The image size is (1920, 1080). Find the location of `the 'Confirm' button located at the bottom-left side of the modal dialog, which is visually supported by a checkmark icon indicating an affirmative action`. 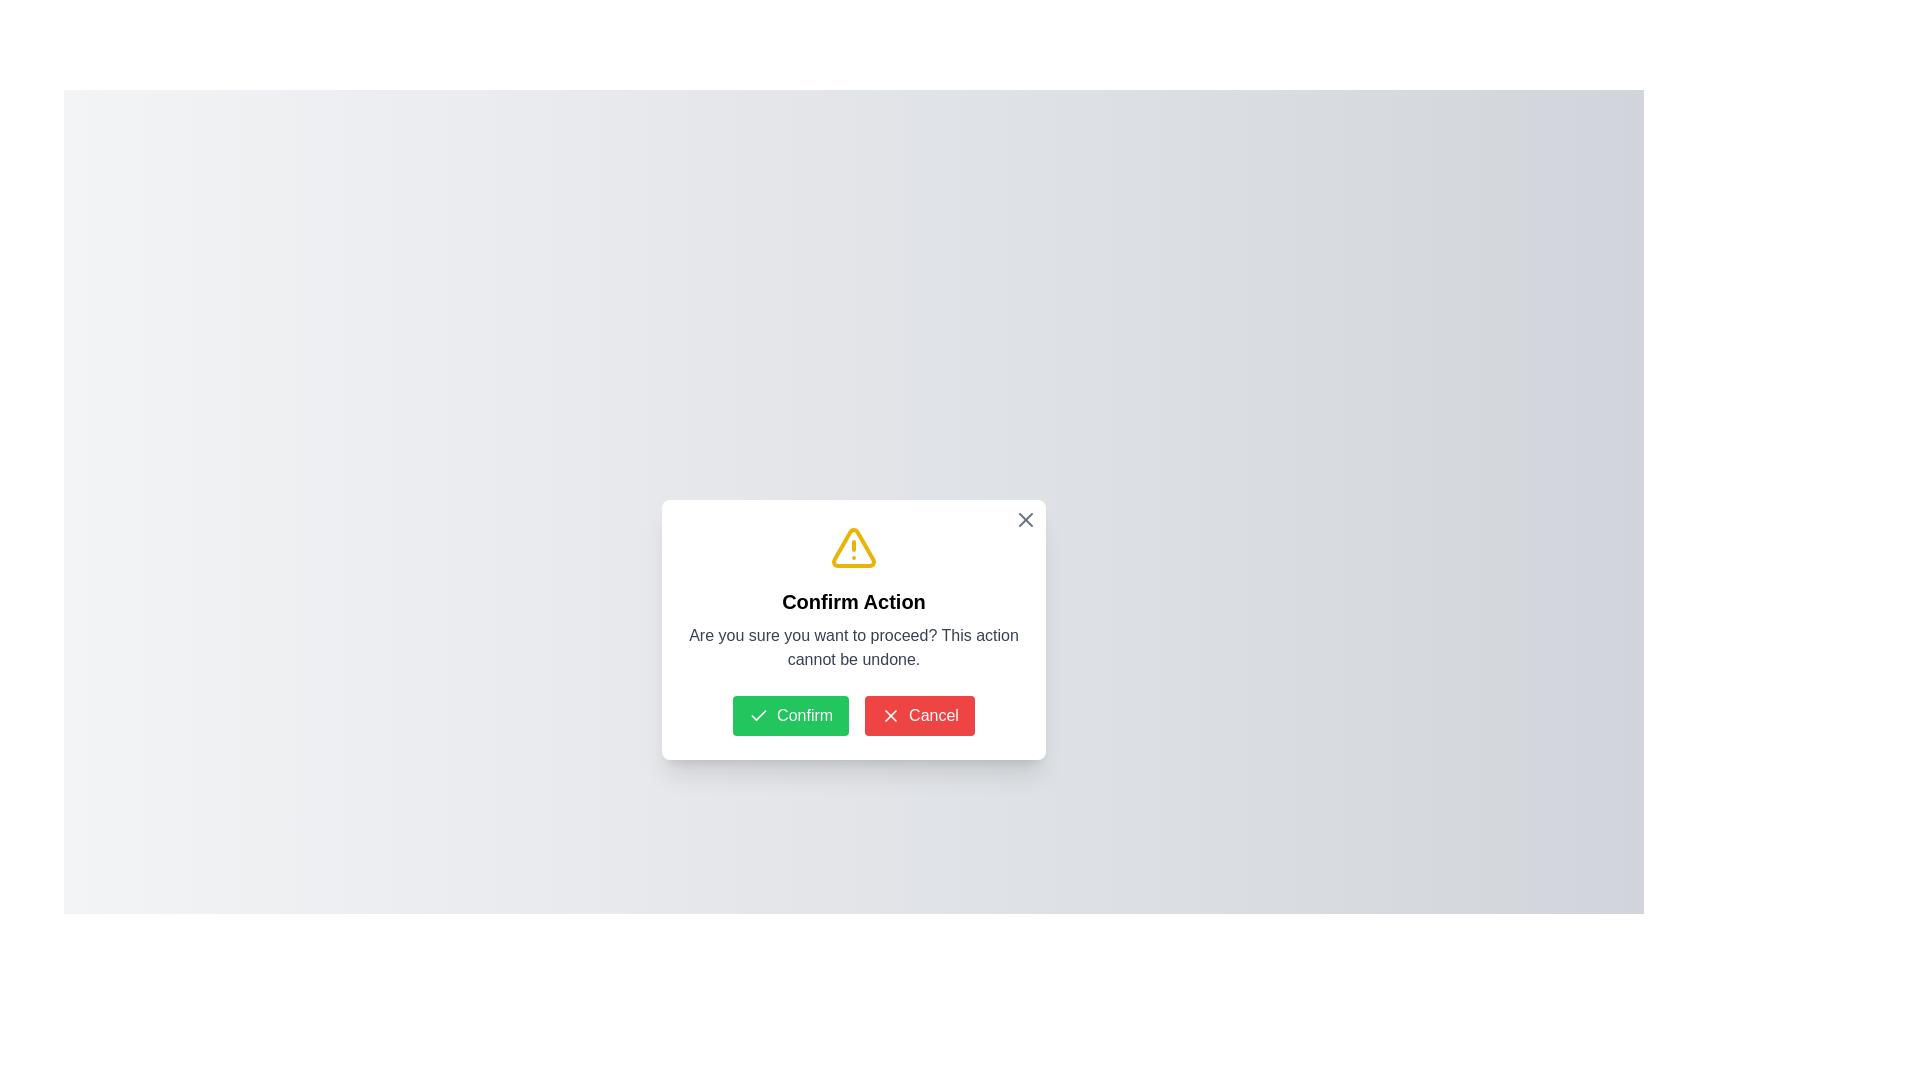

the 'Confirm' button located at the bottom-left side of the modal dialog, which is visually supported by a checkmark icon indicating an affirmative action is located at coordinates (758, 715).